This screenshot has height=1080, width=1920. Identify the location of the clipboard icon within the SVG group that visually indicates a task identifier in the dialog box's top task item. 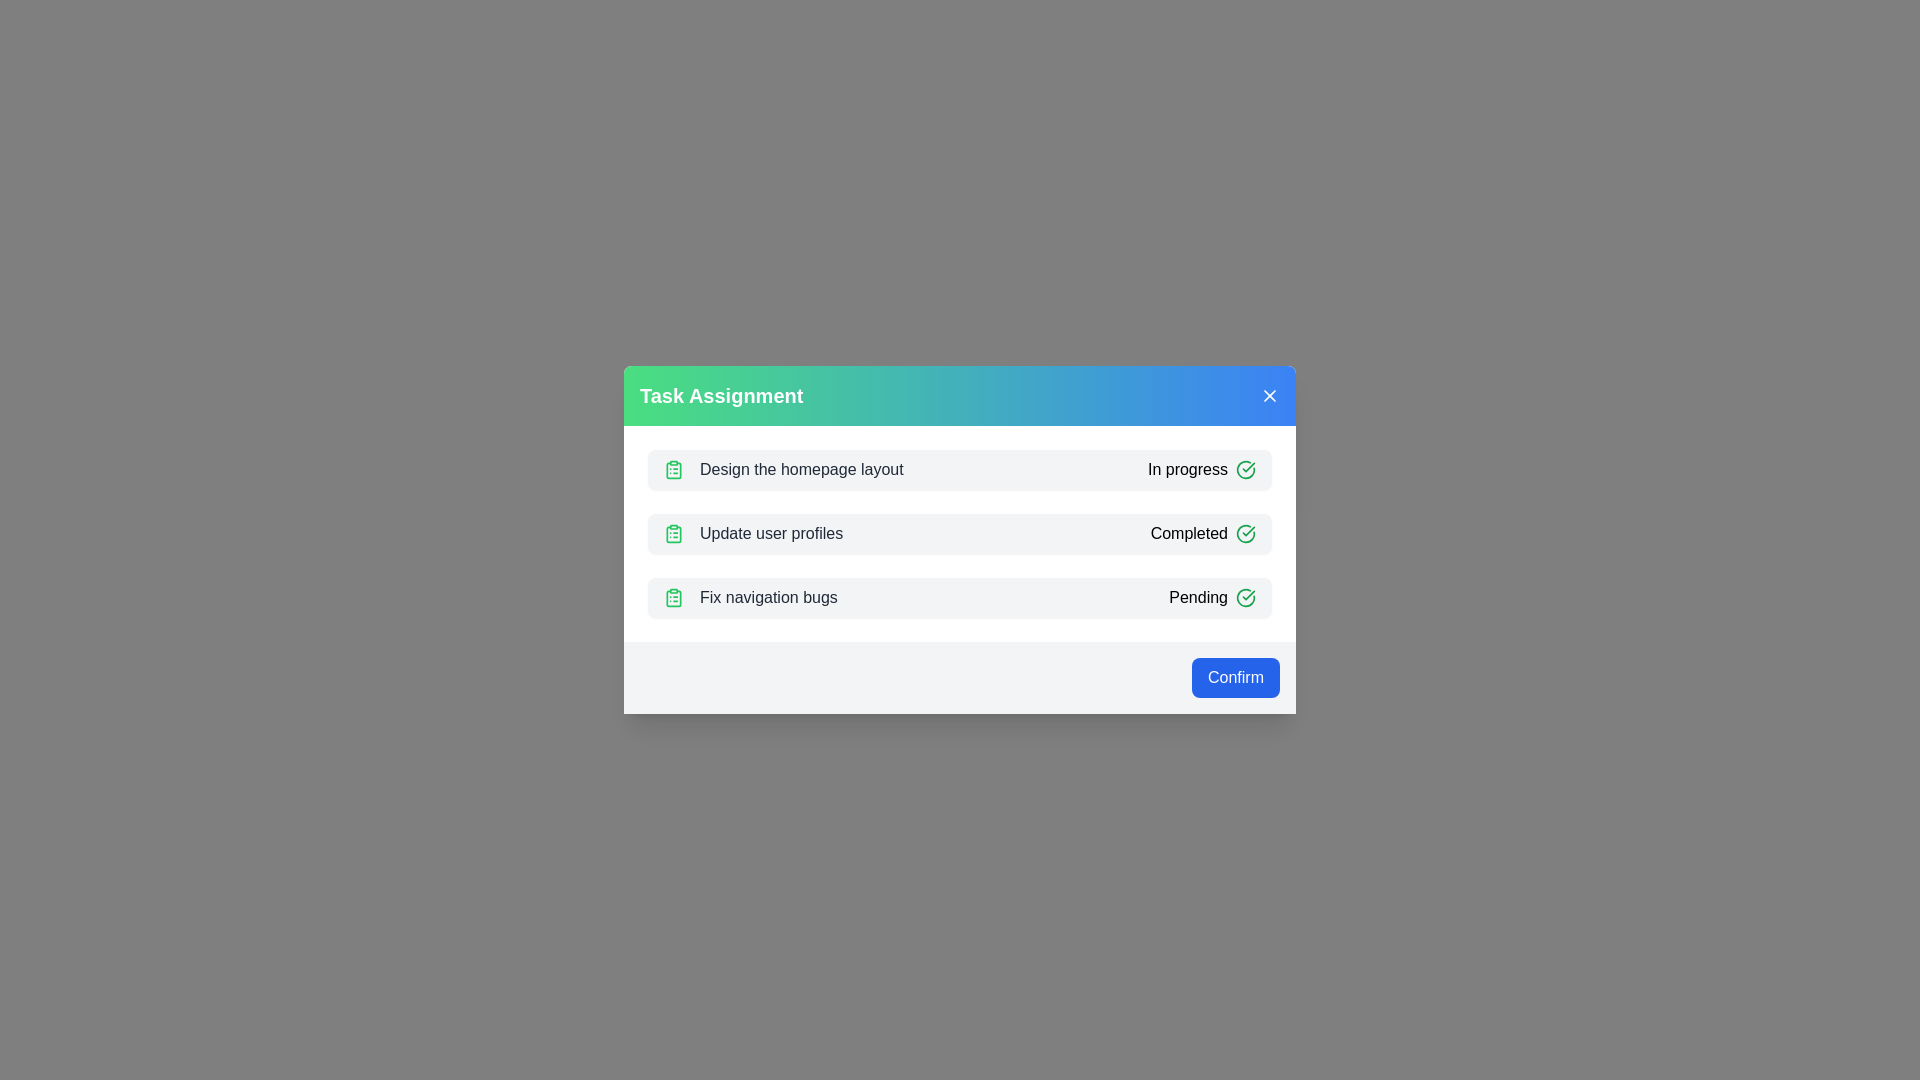
(673, 470).